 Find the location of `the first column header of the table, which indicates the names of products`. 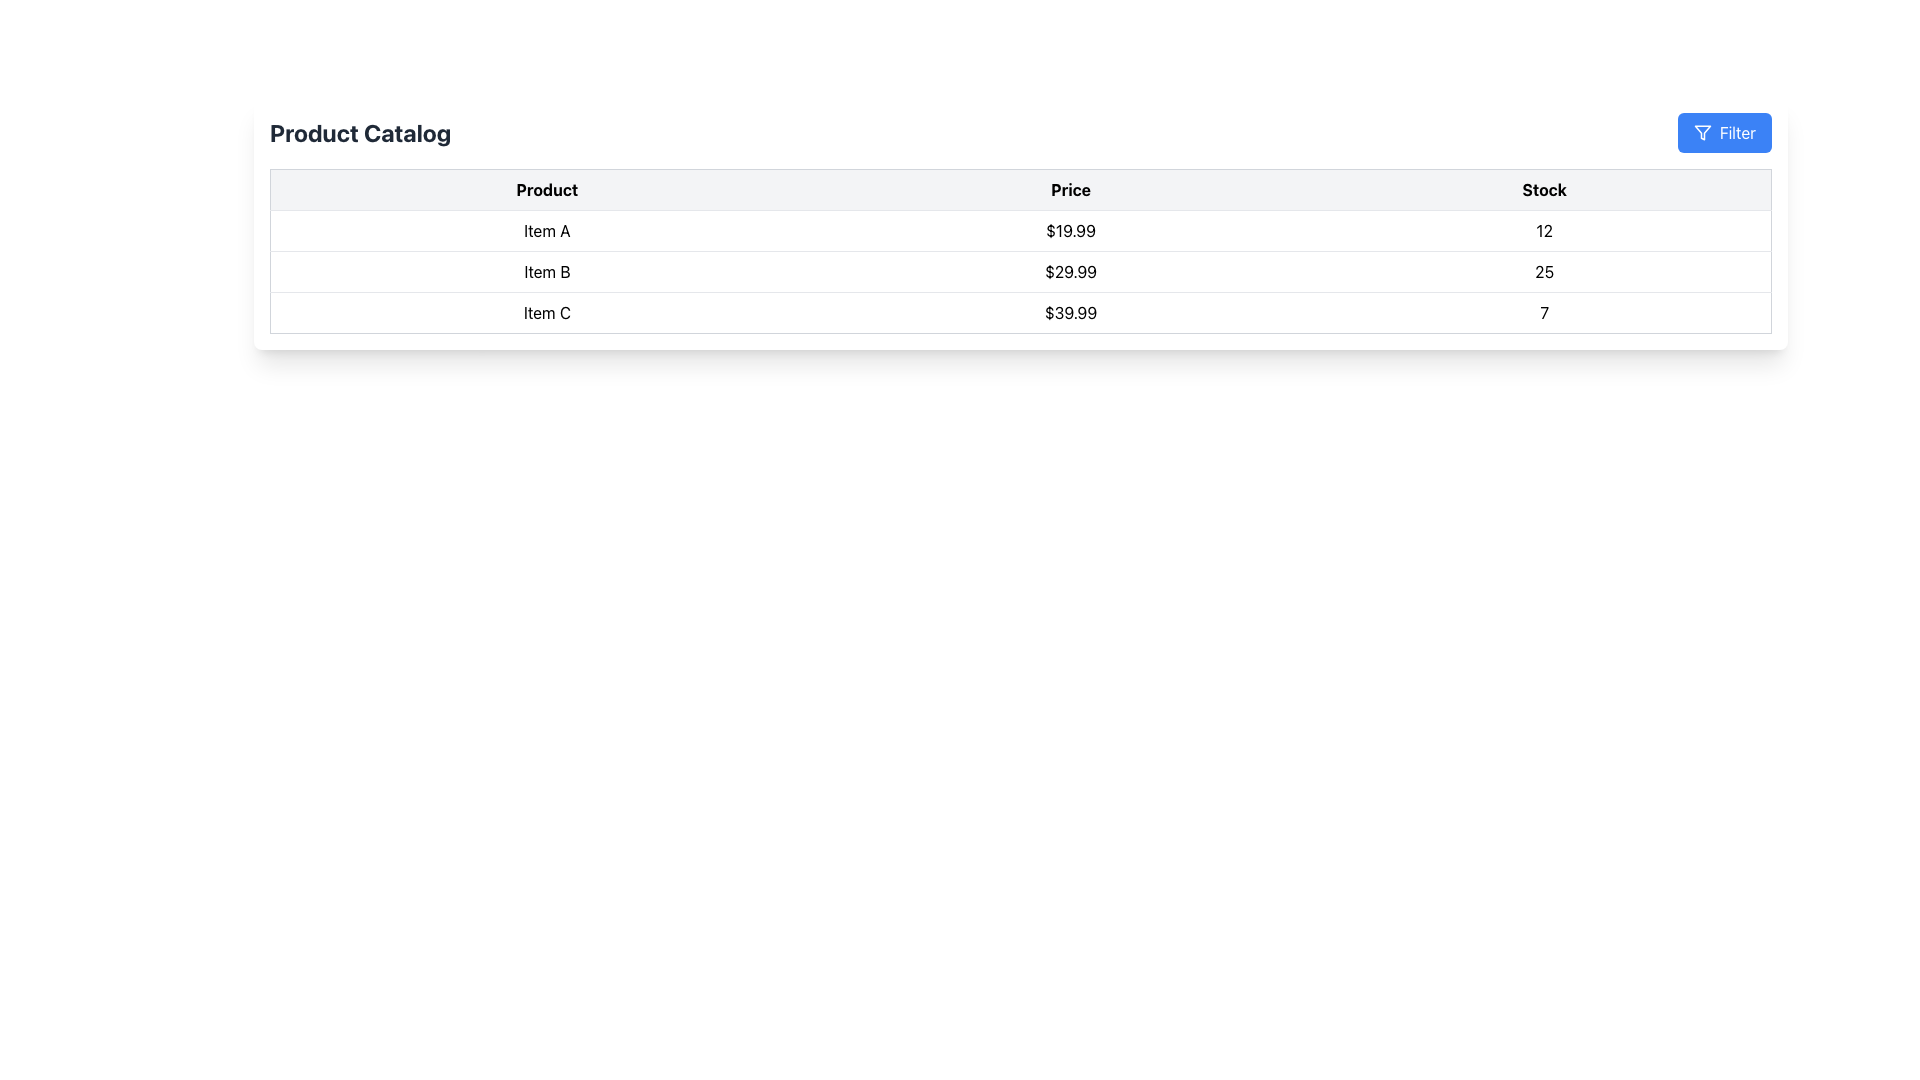

the first column header of the table, which indicates the names of products is located at coordinates (547, 189).